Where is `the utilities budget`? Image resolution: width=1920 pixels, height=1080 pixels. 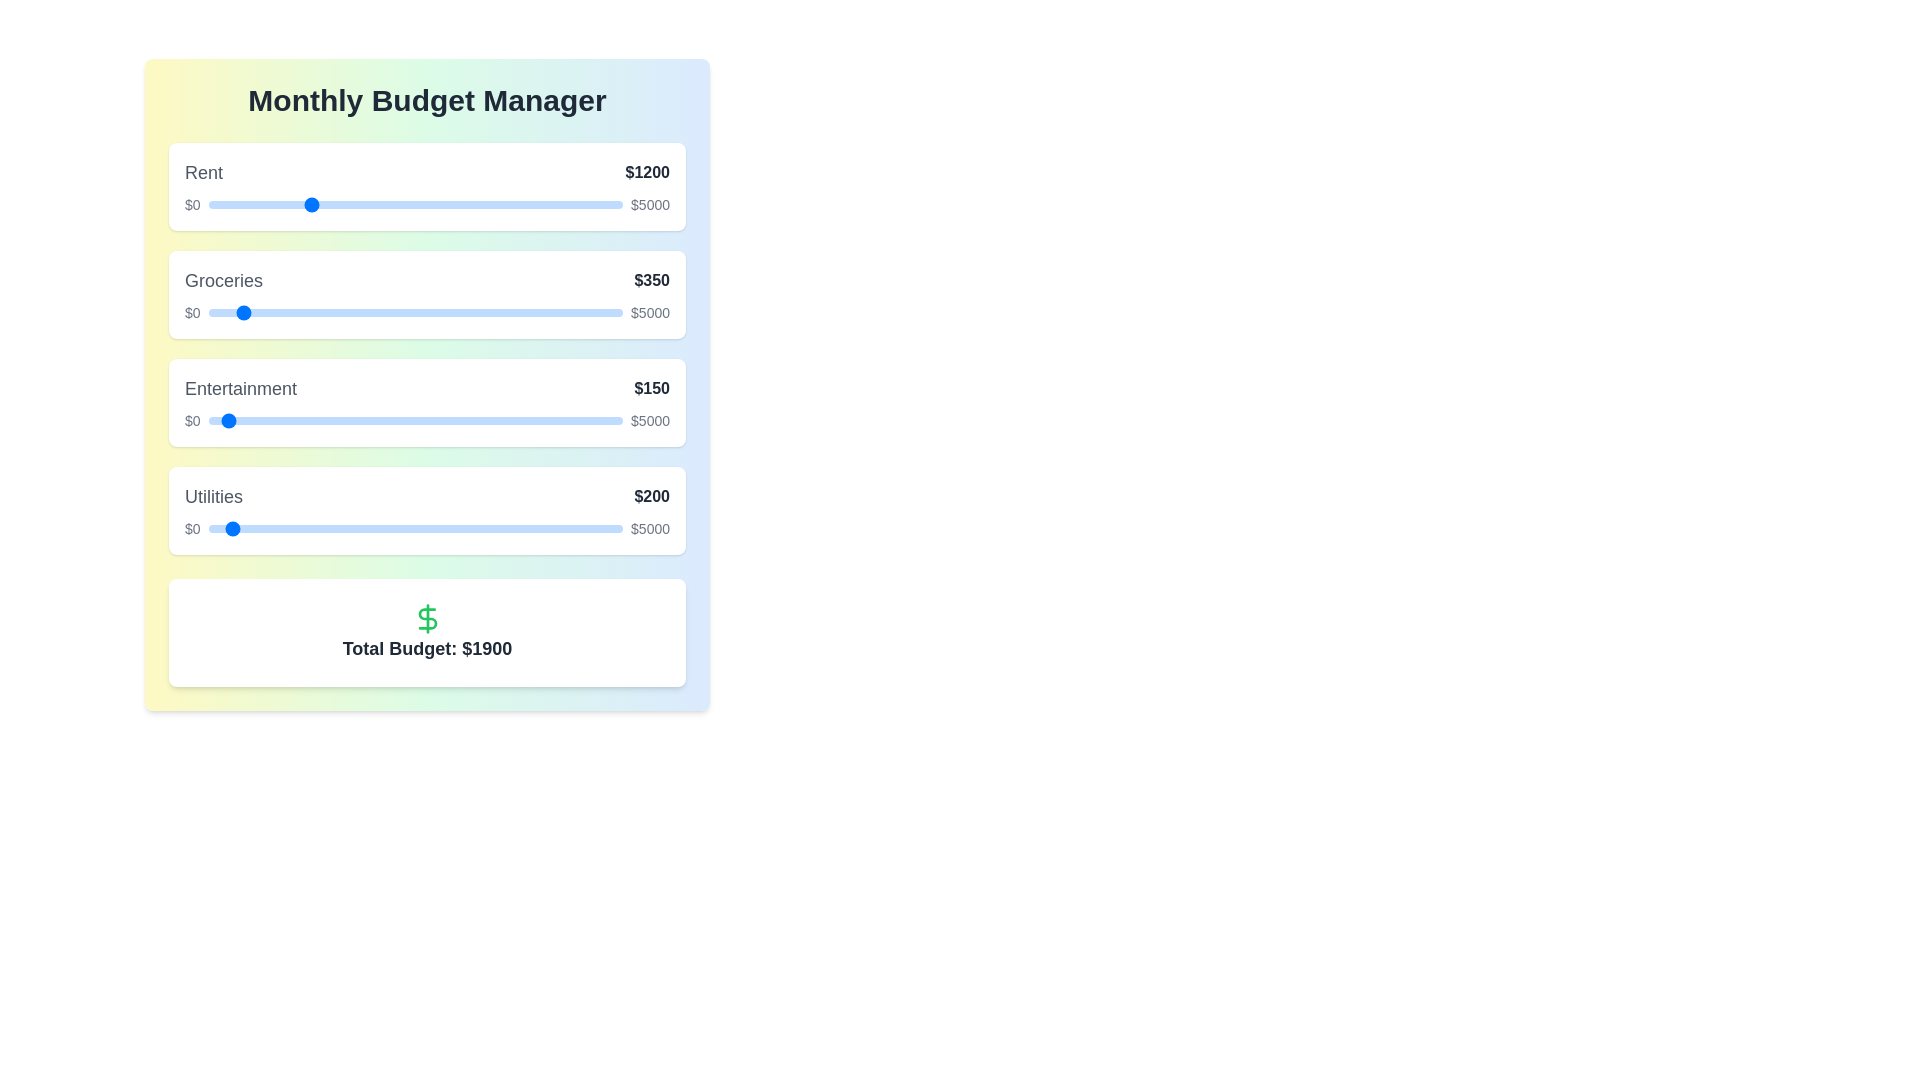
the utilities budget is located at coordinates (284, 527).